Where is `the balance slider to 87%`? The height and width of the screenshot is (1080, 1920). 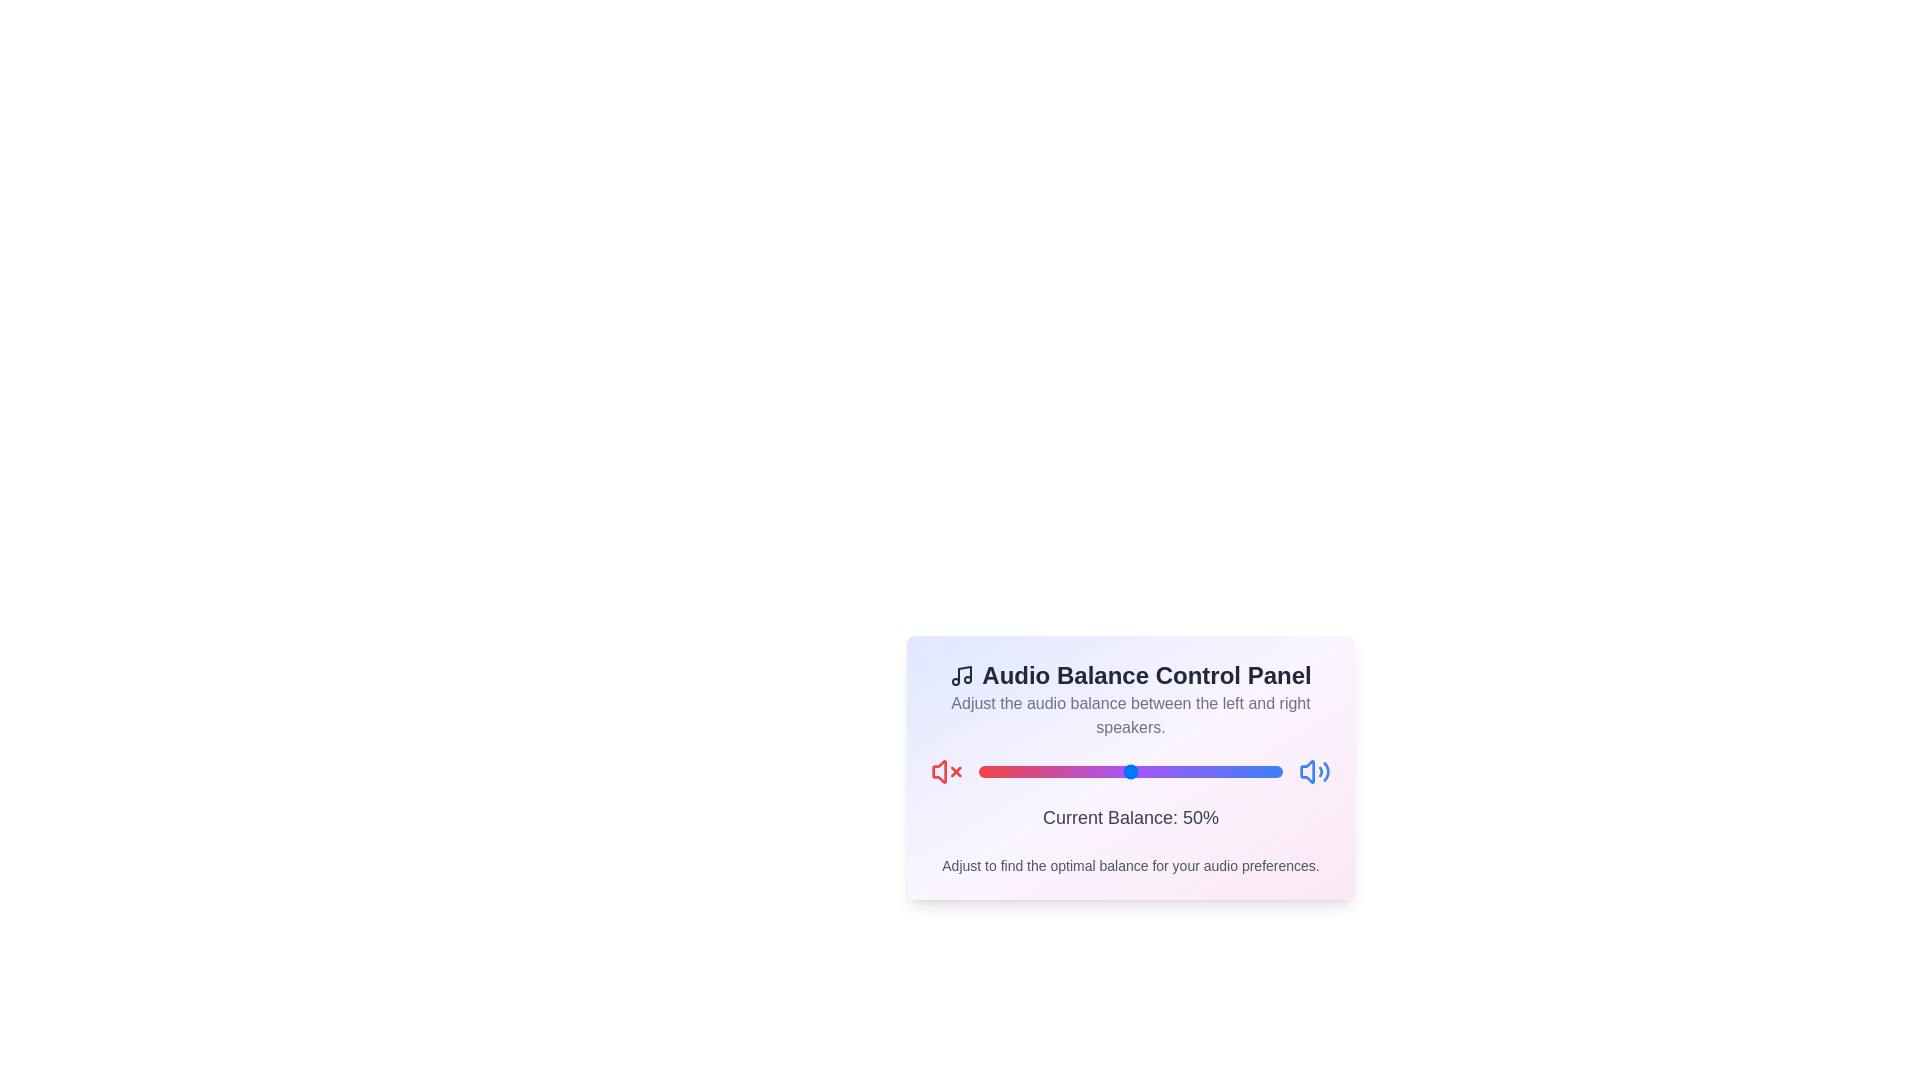
the balance slider to 87% is located at coordinates (1242, 770).